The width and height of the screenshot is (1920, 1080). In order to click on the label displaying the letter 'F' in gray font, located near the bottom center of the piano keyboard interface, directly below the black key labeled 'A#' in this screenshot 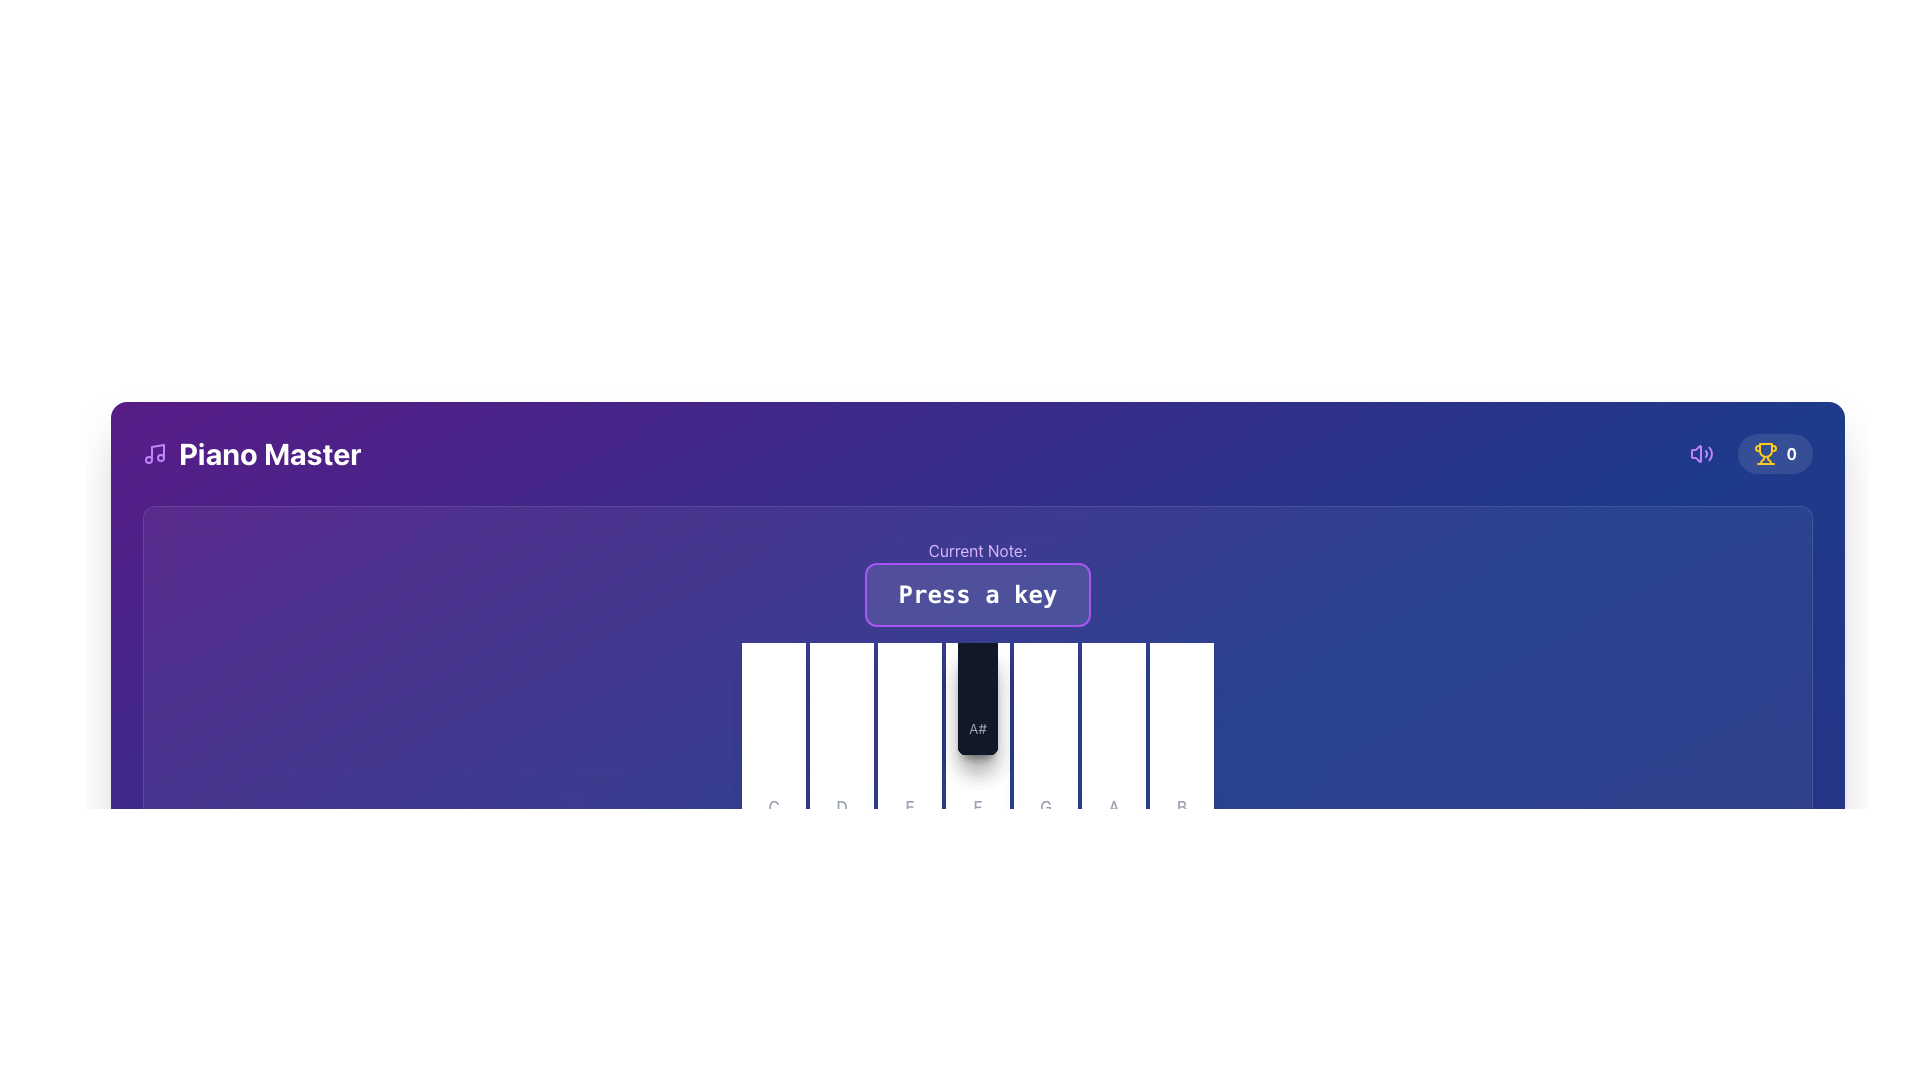, I will do `click(978, 805)`.